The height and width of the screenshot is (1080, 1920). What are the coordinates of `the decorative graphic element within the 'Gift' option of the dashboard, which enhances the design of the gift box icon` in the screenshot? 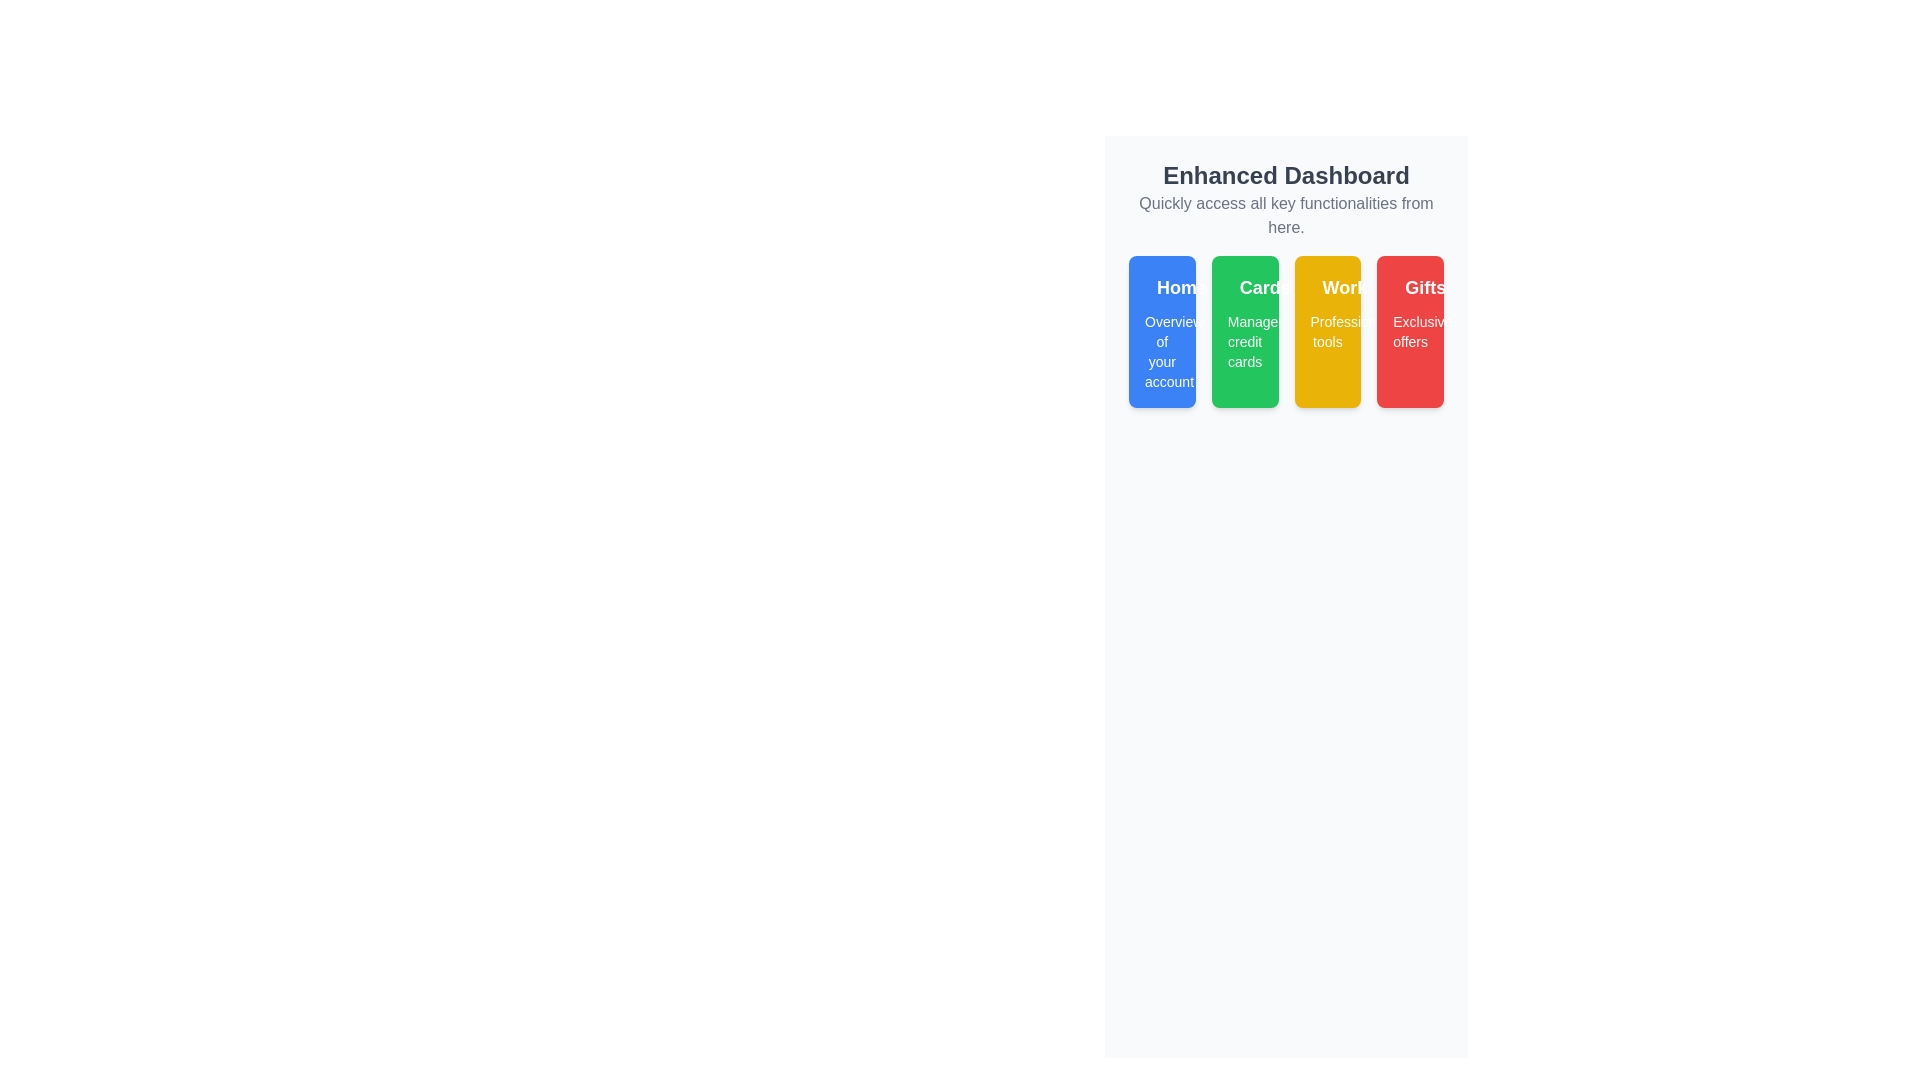 It's located at (1404, 281).